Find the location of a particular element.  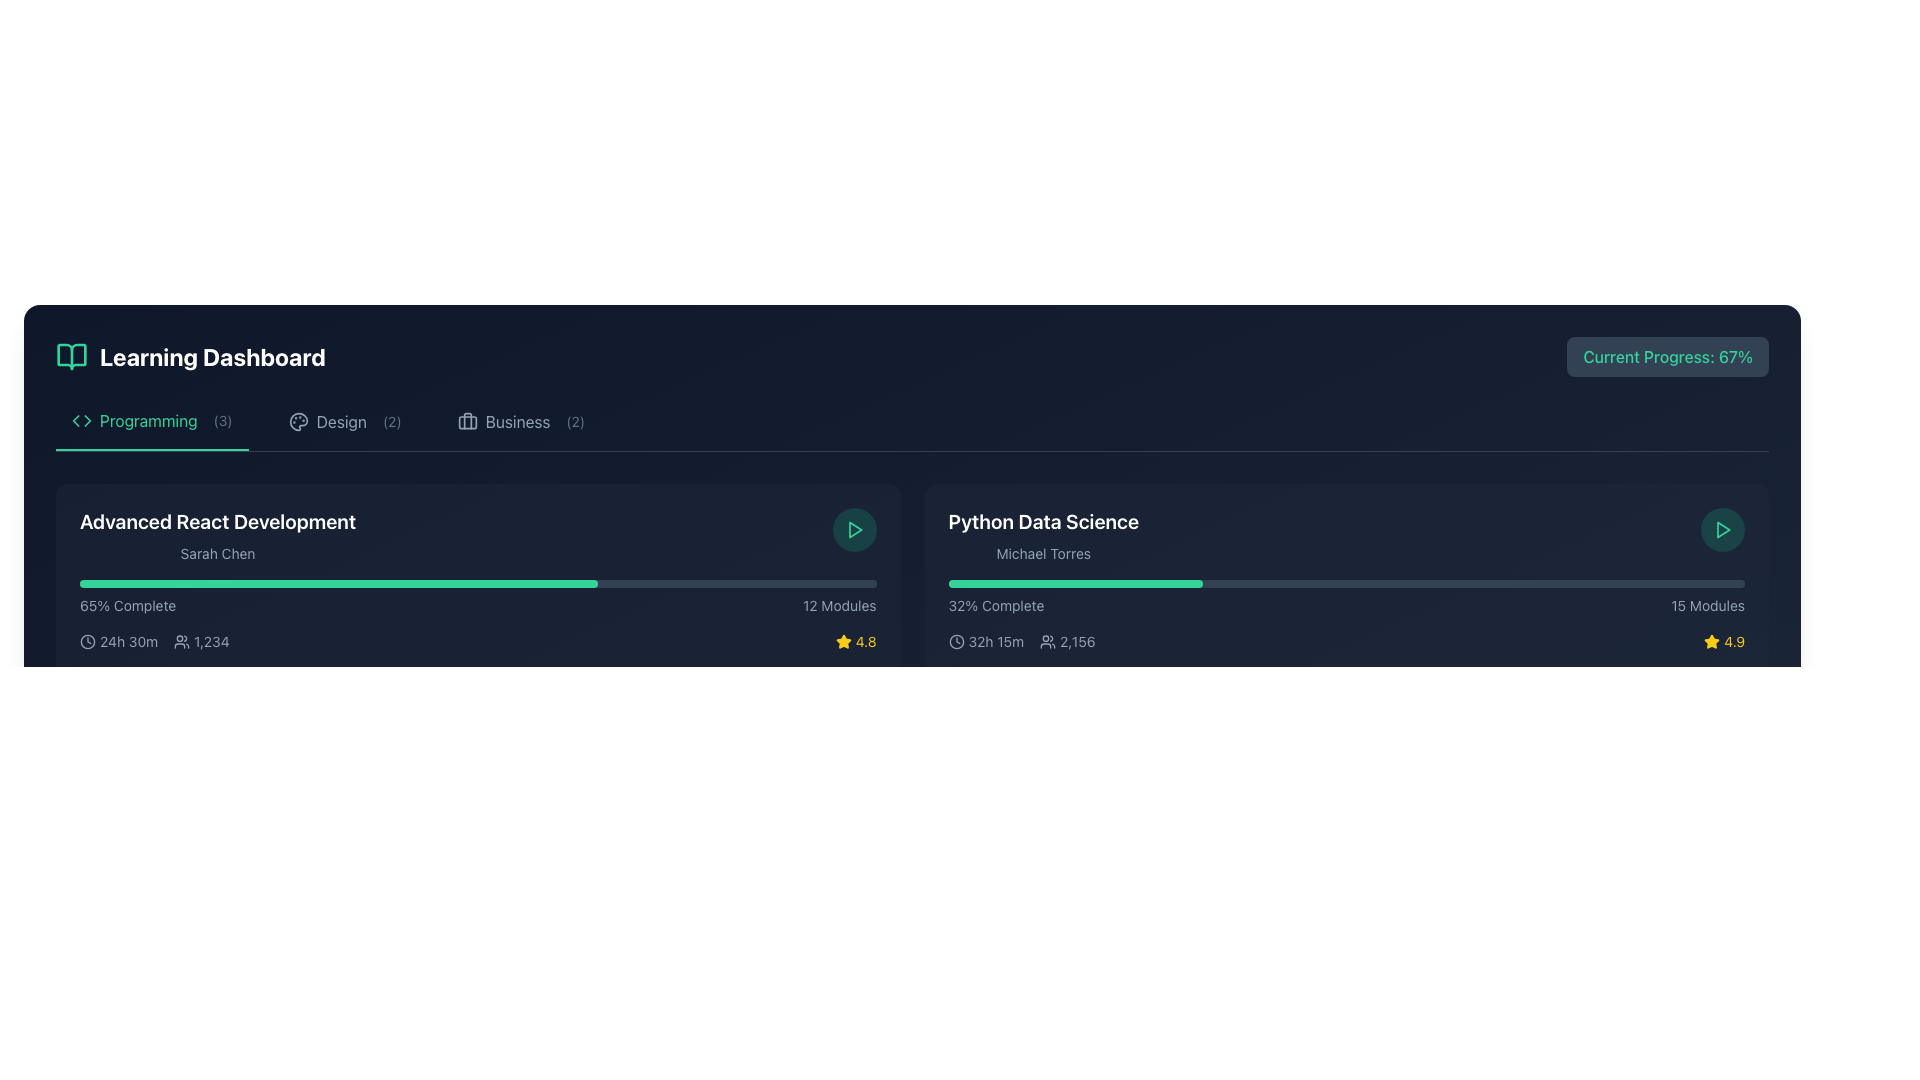

the star-shaped icon located to the left of the numeric rating 4.9 in the bottom-right corner of the Python Data Science module card is located at coordinates (844, 856).